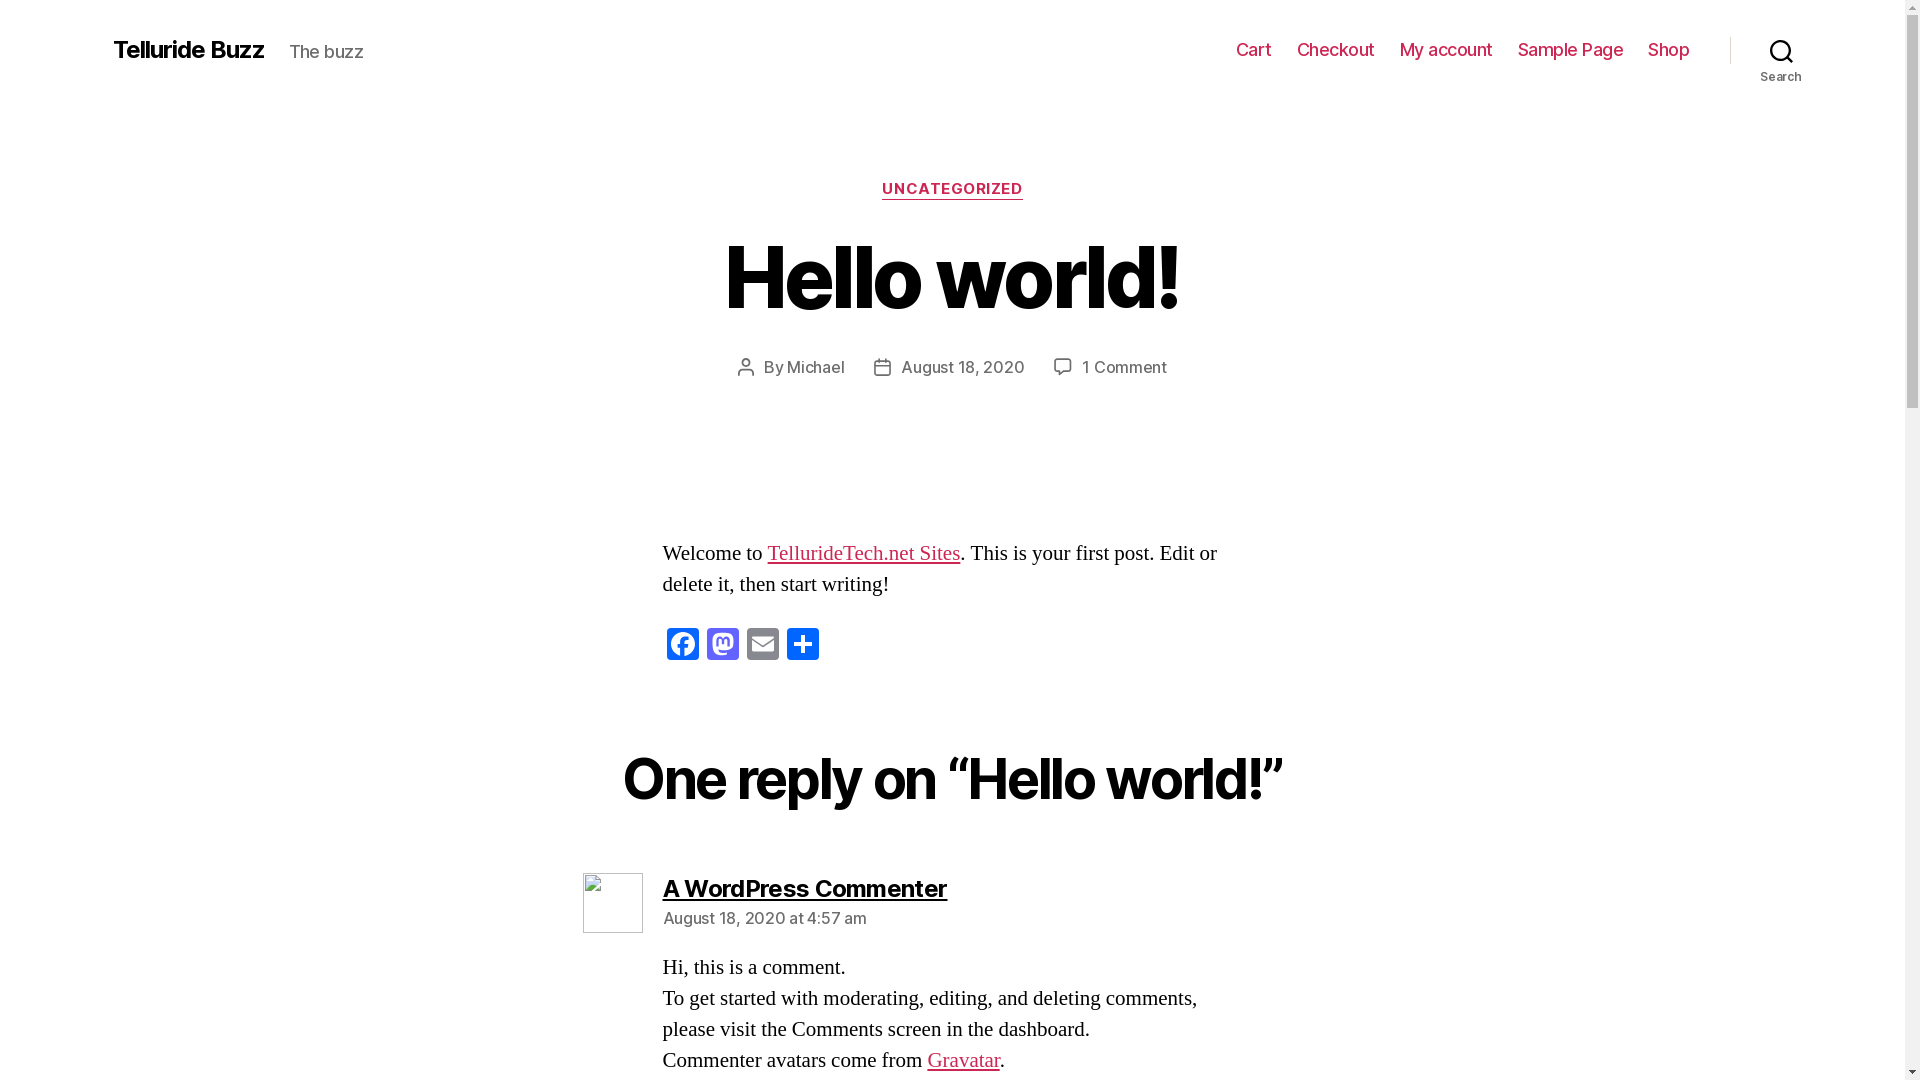 This screenshot has width=1920, height=1080. What do you see at coordinates (1728, 49) in the screenshot?
I see `'Search'` at bounding box center [1728, 49].